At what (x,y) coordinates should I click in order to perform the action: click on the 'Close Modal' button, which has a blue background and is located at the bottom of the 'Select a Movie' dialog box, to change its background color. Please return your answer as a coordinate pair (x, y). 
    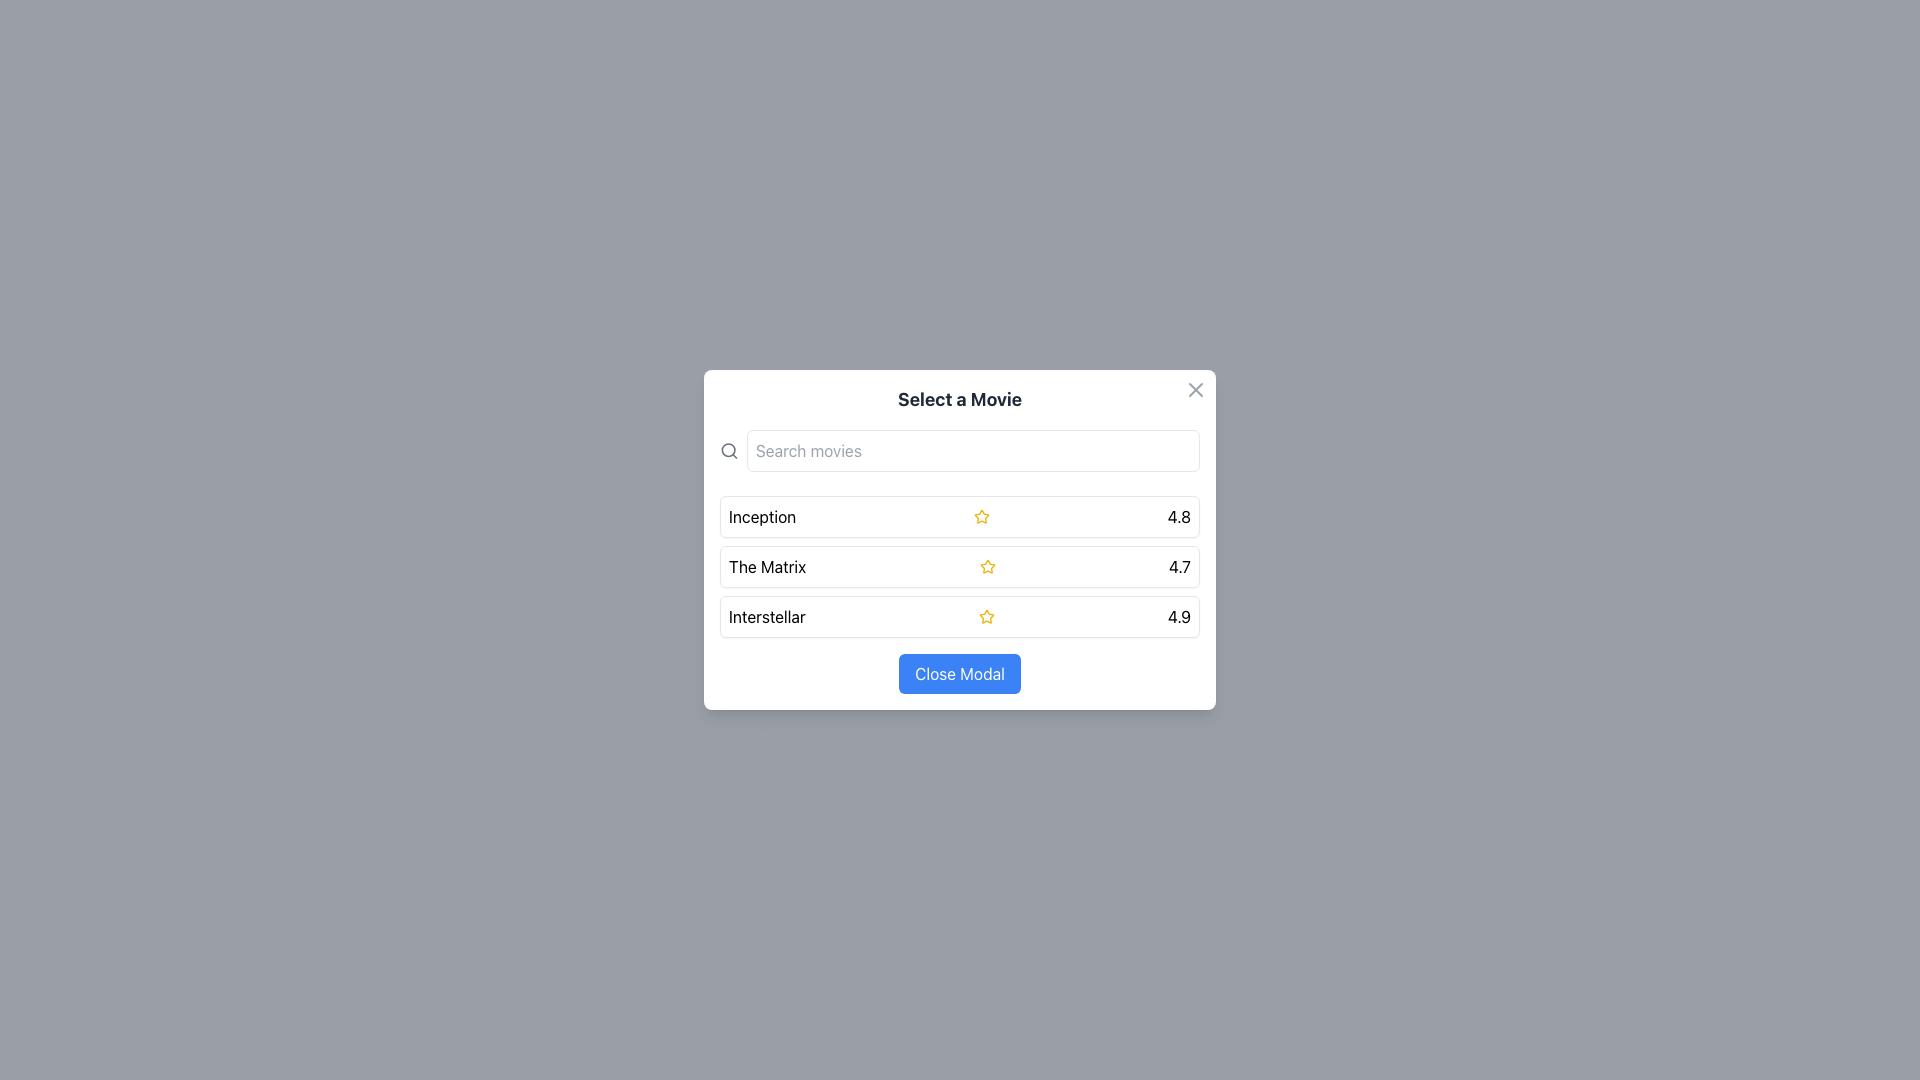
    Looking at the image, I should click on (960, 674).